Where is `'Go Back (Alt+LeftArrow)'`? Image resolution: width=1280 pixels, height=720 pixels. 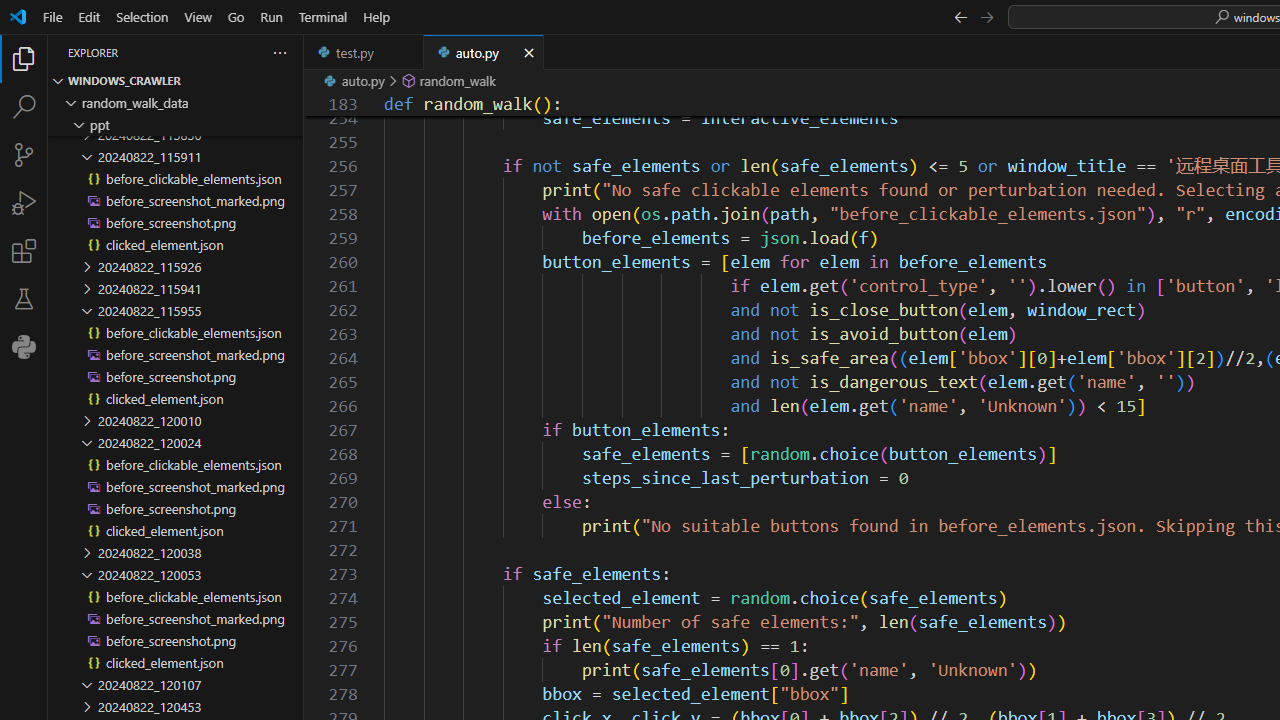 'Go Back (Alt+LeftArrow)' is located at coordinates (960, 16).